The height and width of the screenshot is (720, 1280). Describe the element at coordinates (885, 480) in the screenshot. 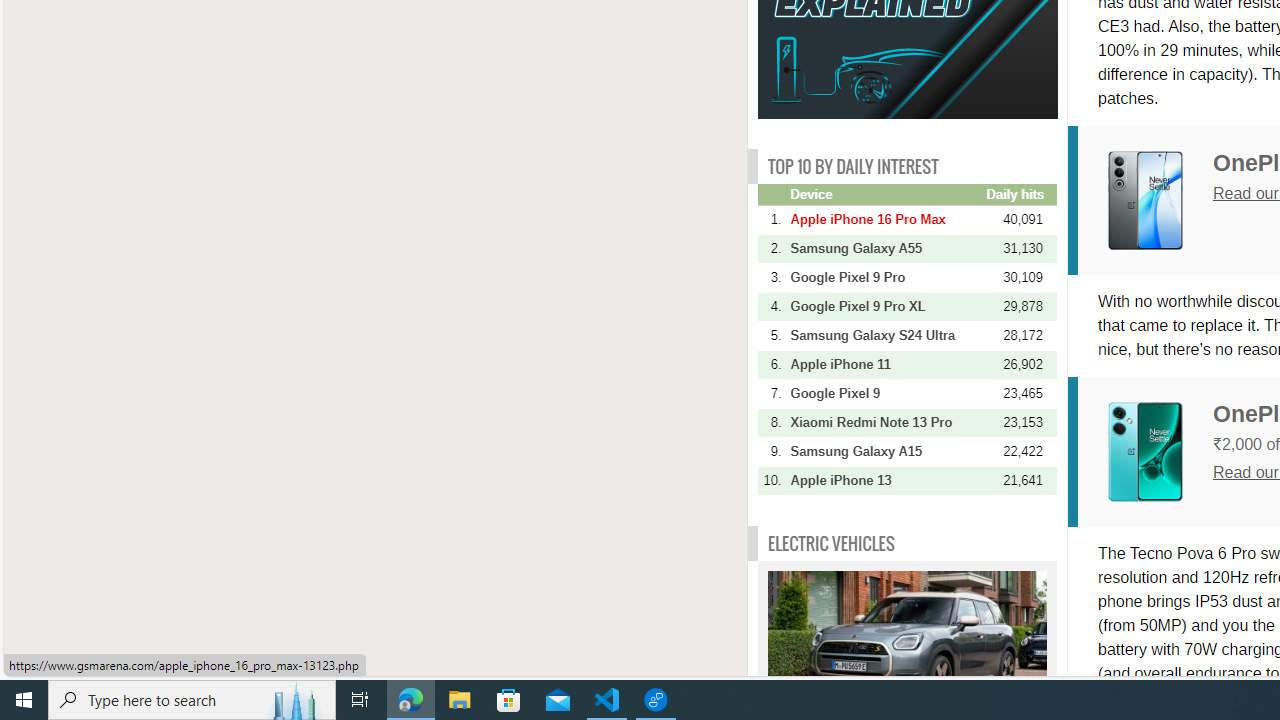

I see `'Apple iPhone 13'` at that location.